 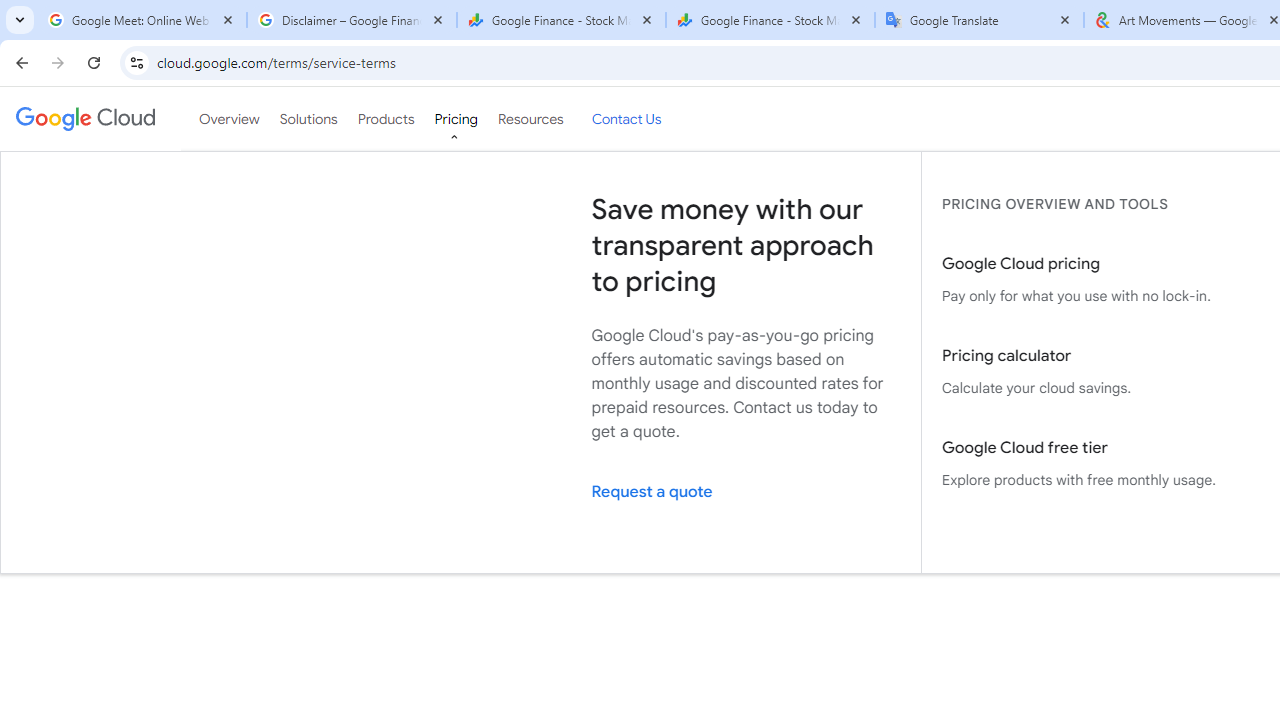 What do you see at coordinates (454, 119) in the screenshot?
I see `'Pricing'` at bounding box center [454, 119].